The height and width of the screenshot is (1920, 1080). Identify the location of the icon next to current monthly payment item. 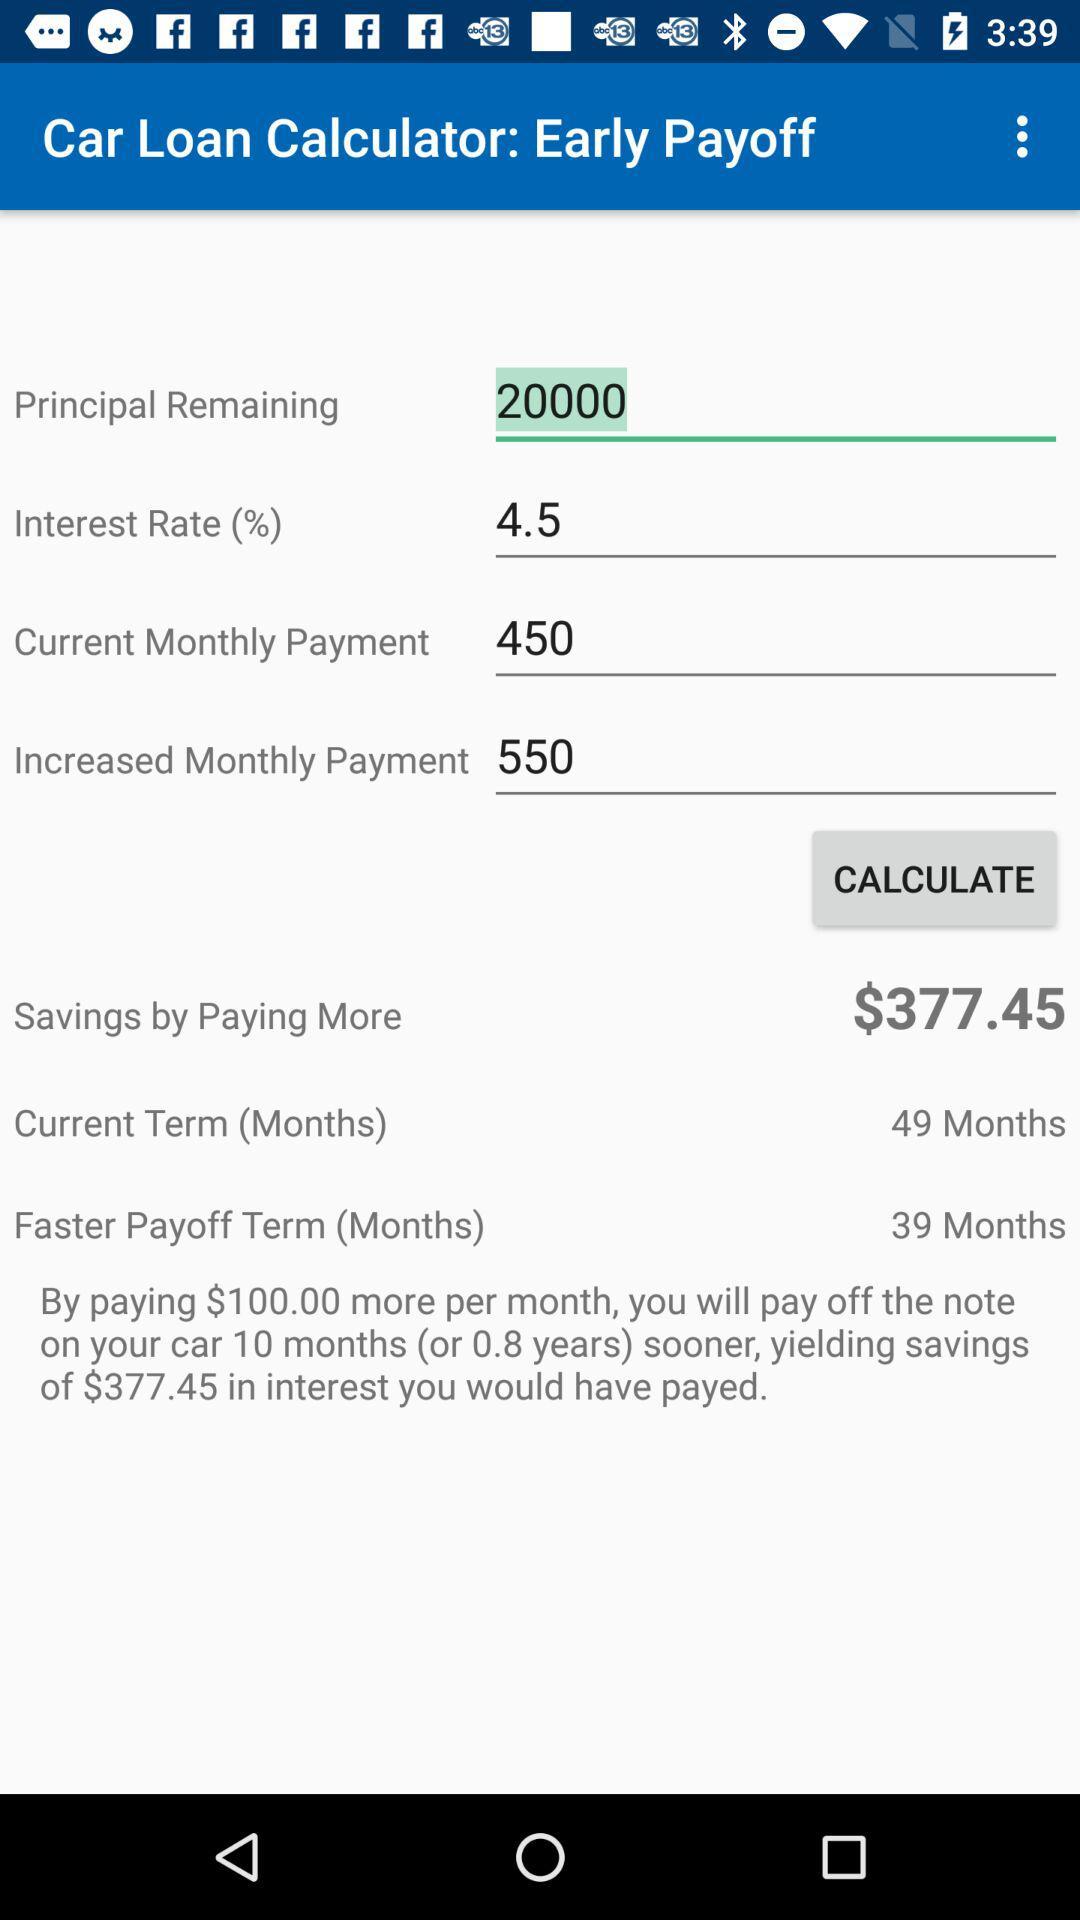
(774, 636).